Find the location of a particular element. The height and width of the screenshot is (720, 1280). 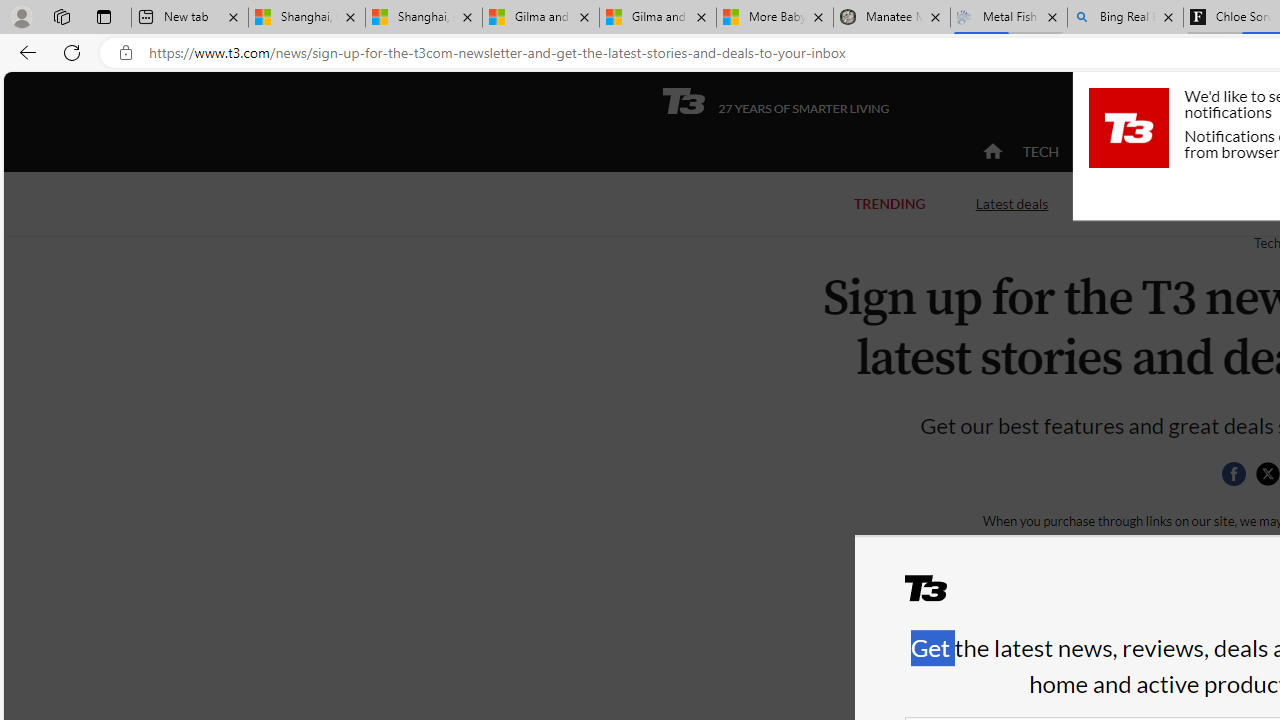

'Back' is located at coordinates (24, 51).